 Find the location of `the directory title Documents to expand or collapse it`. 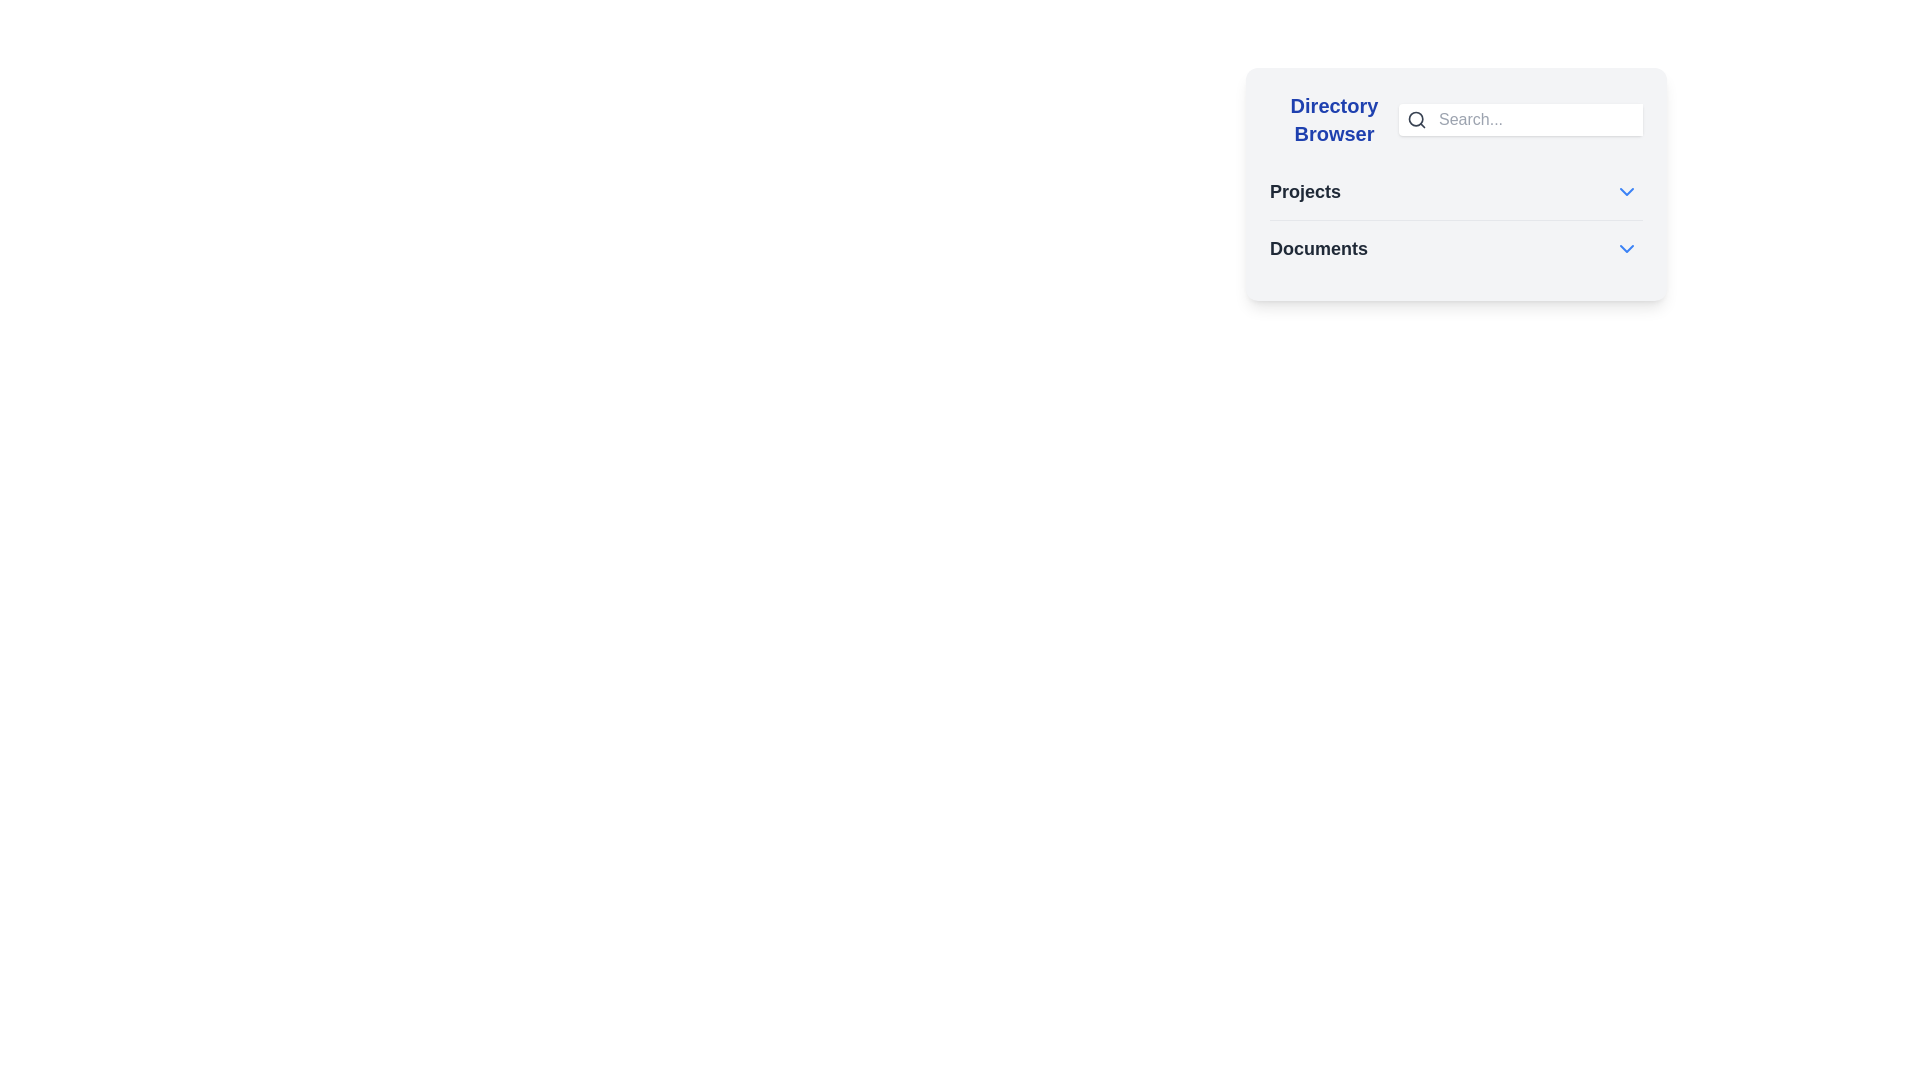

the directory title Documents to expand or collapse it is located at coordinates (1319, 248).